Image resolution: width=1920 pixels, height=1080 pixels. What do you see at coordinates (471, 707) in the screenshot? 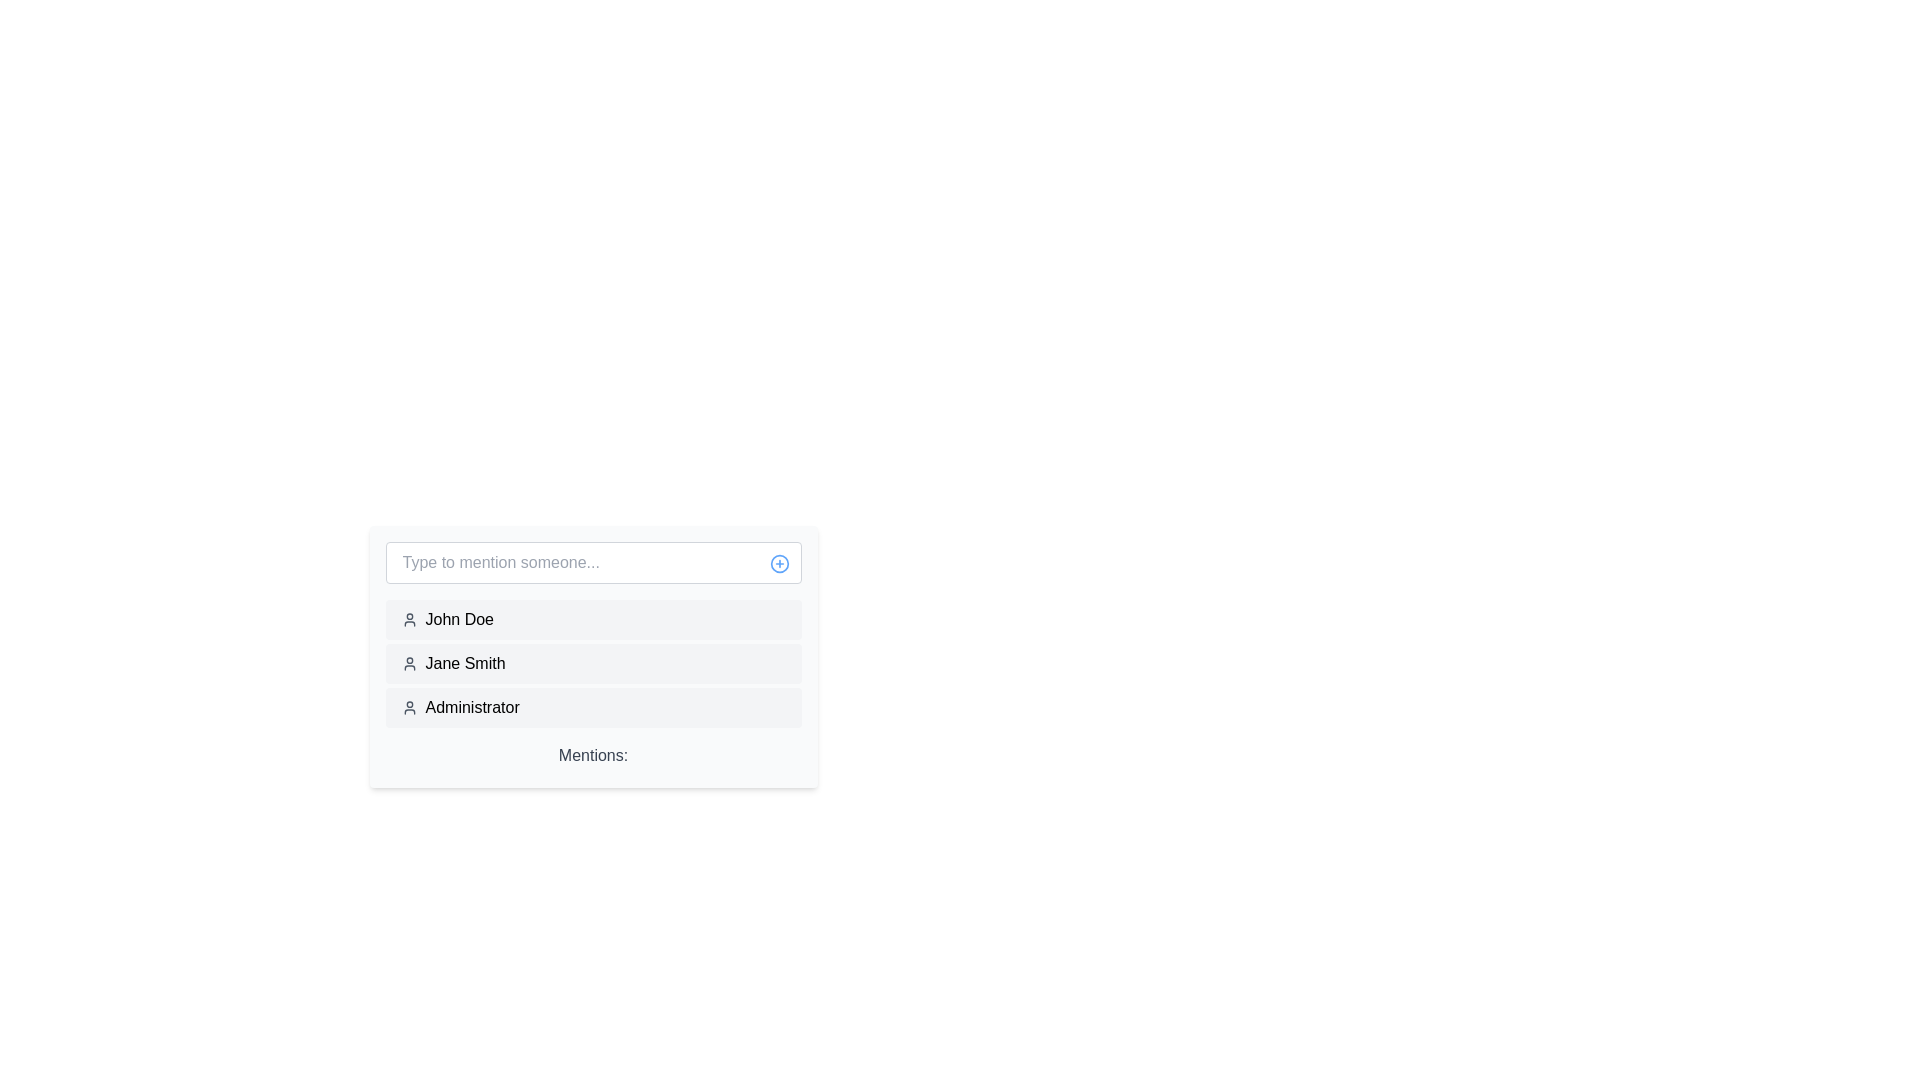
I see `the text label that identifies a user role or name, located as the third item in a vertical list below 'John Doe' and 'Jane Smith'` at bounding box center [471, 707].